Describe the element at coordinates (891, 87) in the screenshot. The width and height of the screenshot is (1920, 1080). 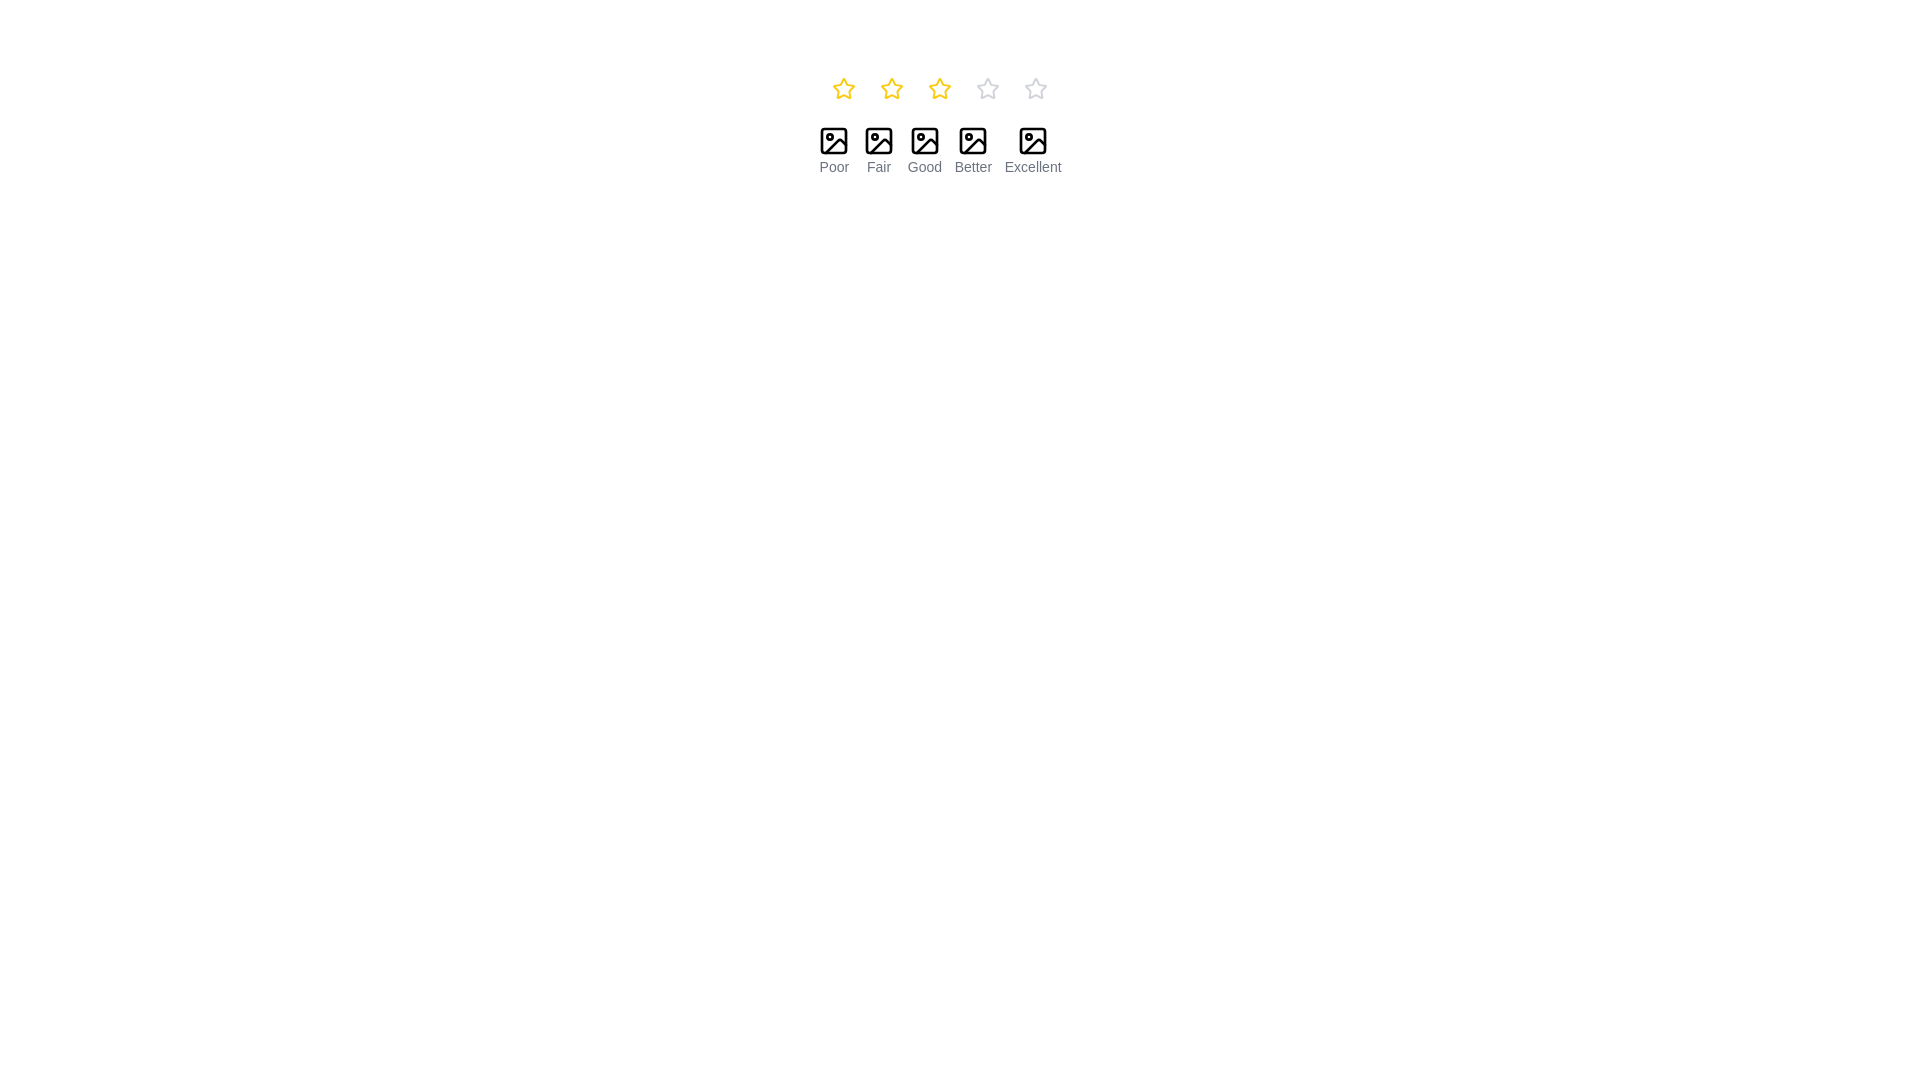
I see `the second star icon` at that location.